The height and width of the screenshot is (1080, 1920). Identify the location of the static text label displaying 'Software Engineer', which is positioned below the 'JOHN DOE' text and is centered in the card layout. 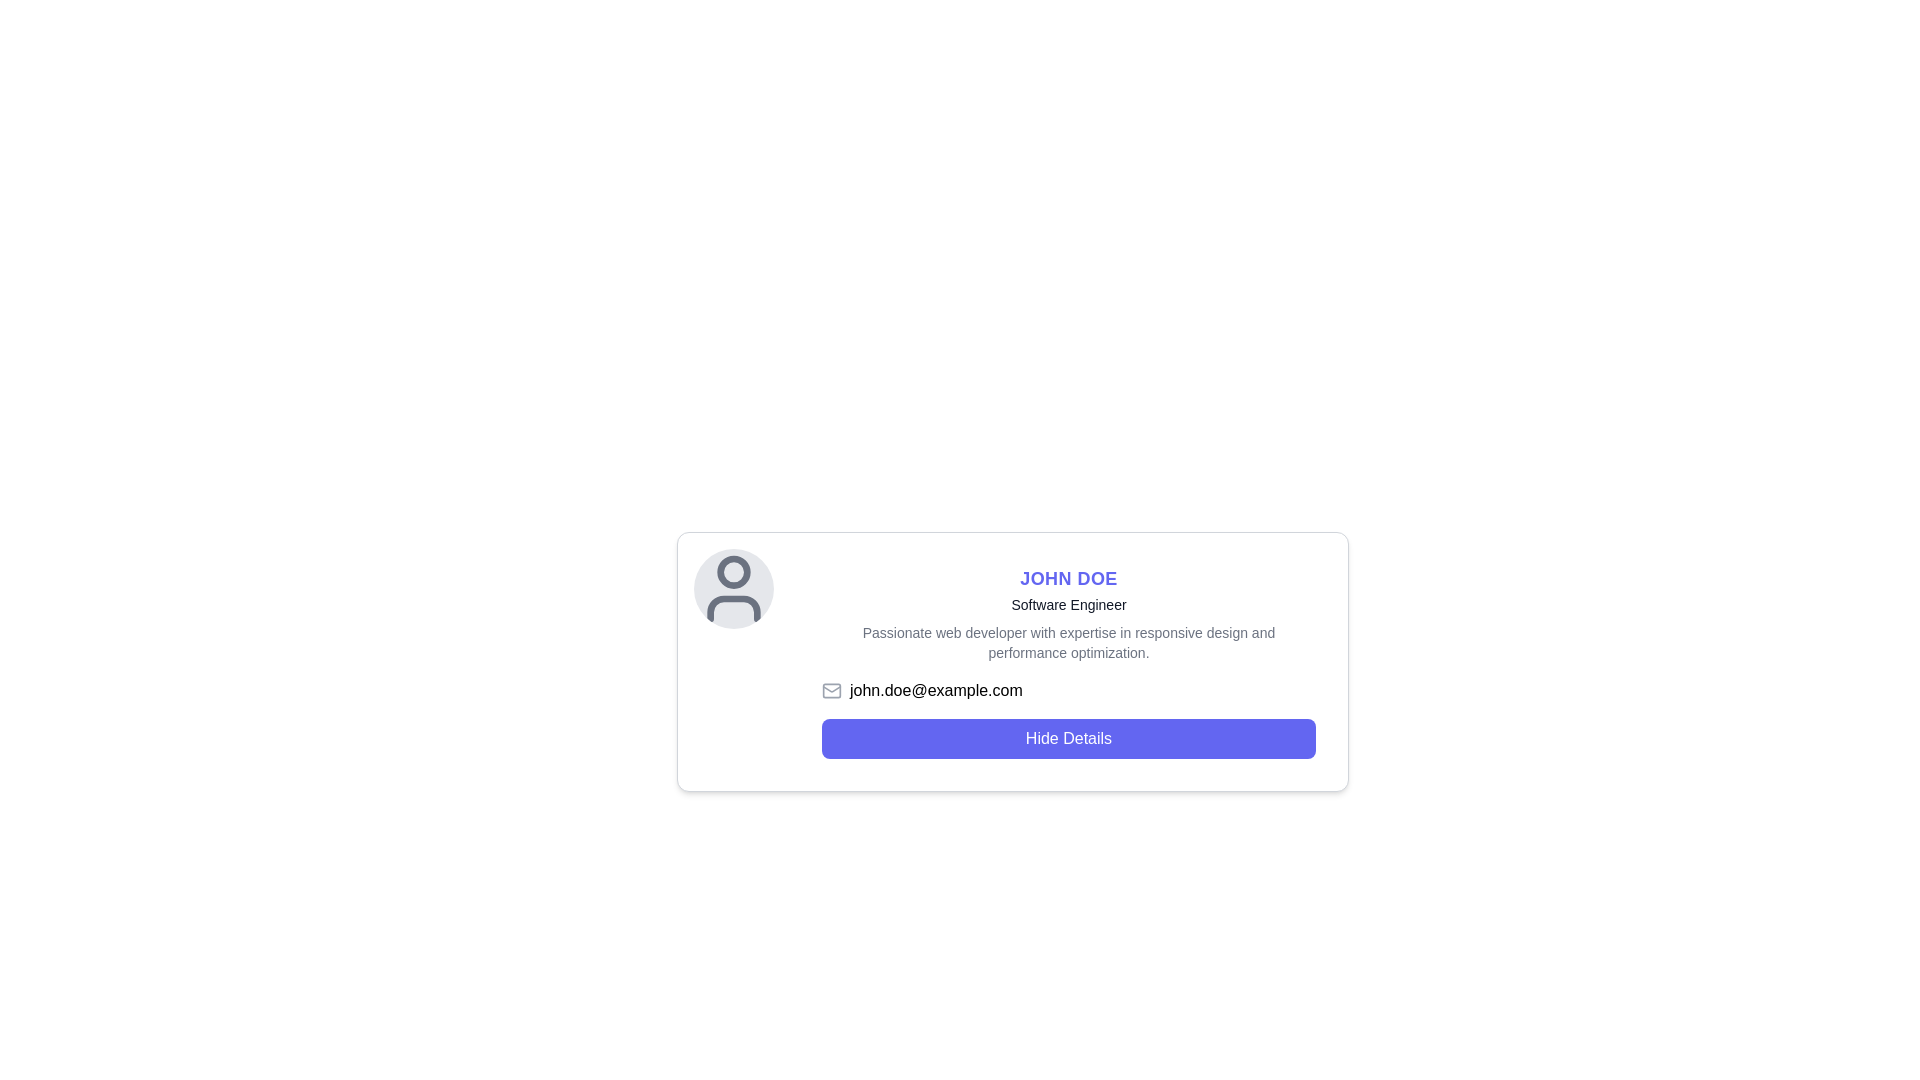
(1068, 604).